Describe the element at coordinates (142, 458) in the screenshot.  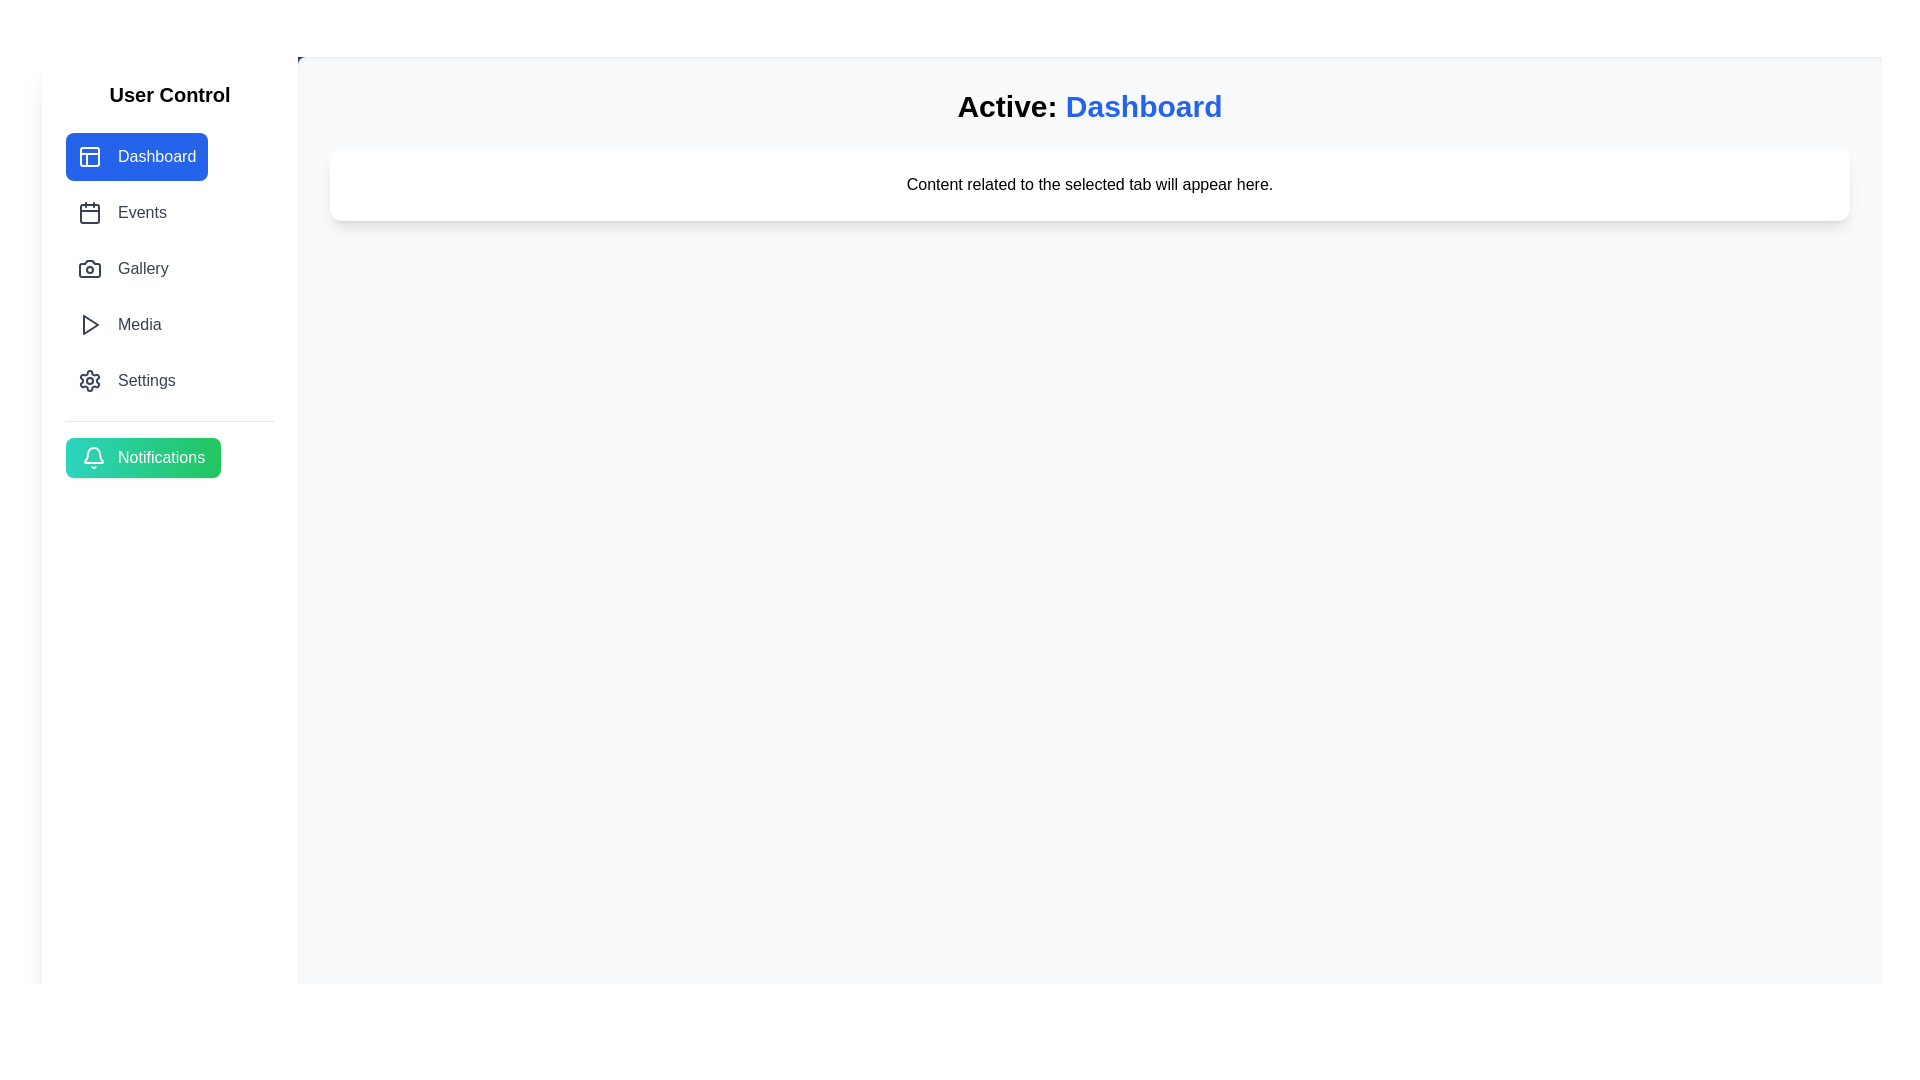
I see `the Notifications button to access notifications` at that location.